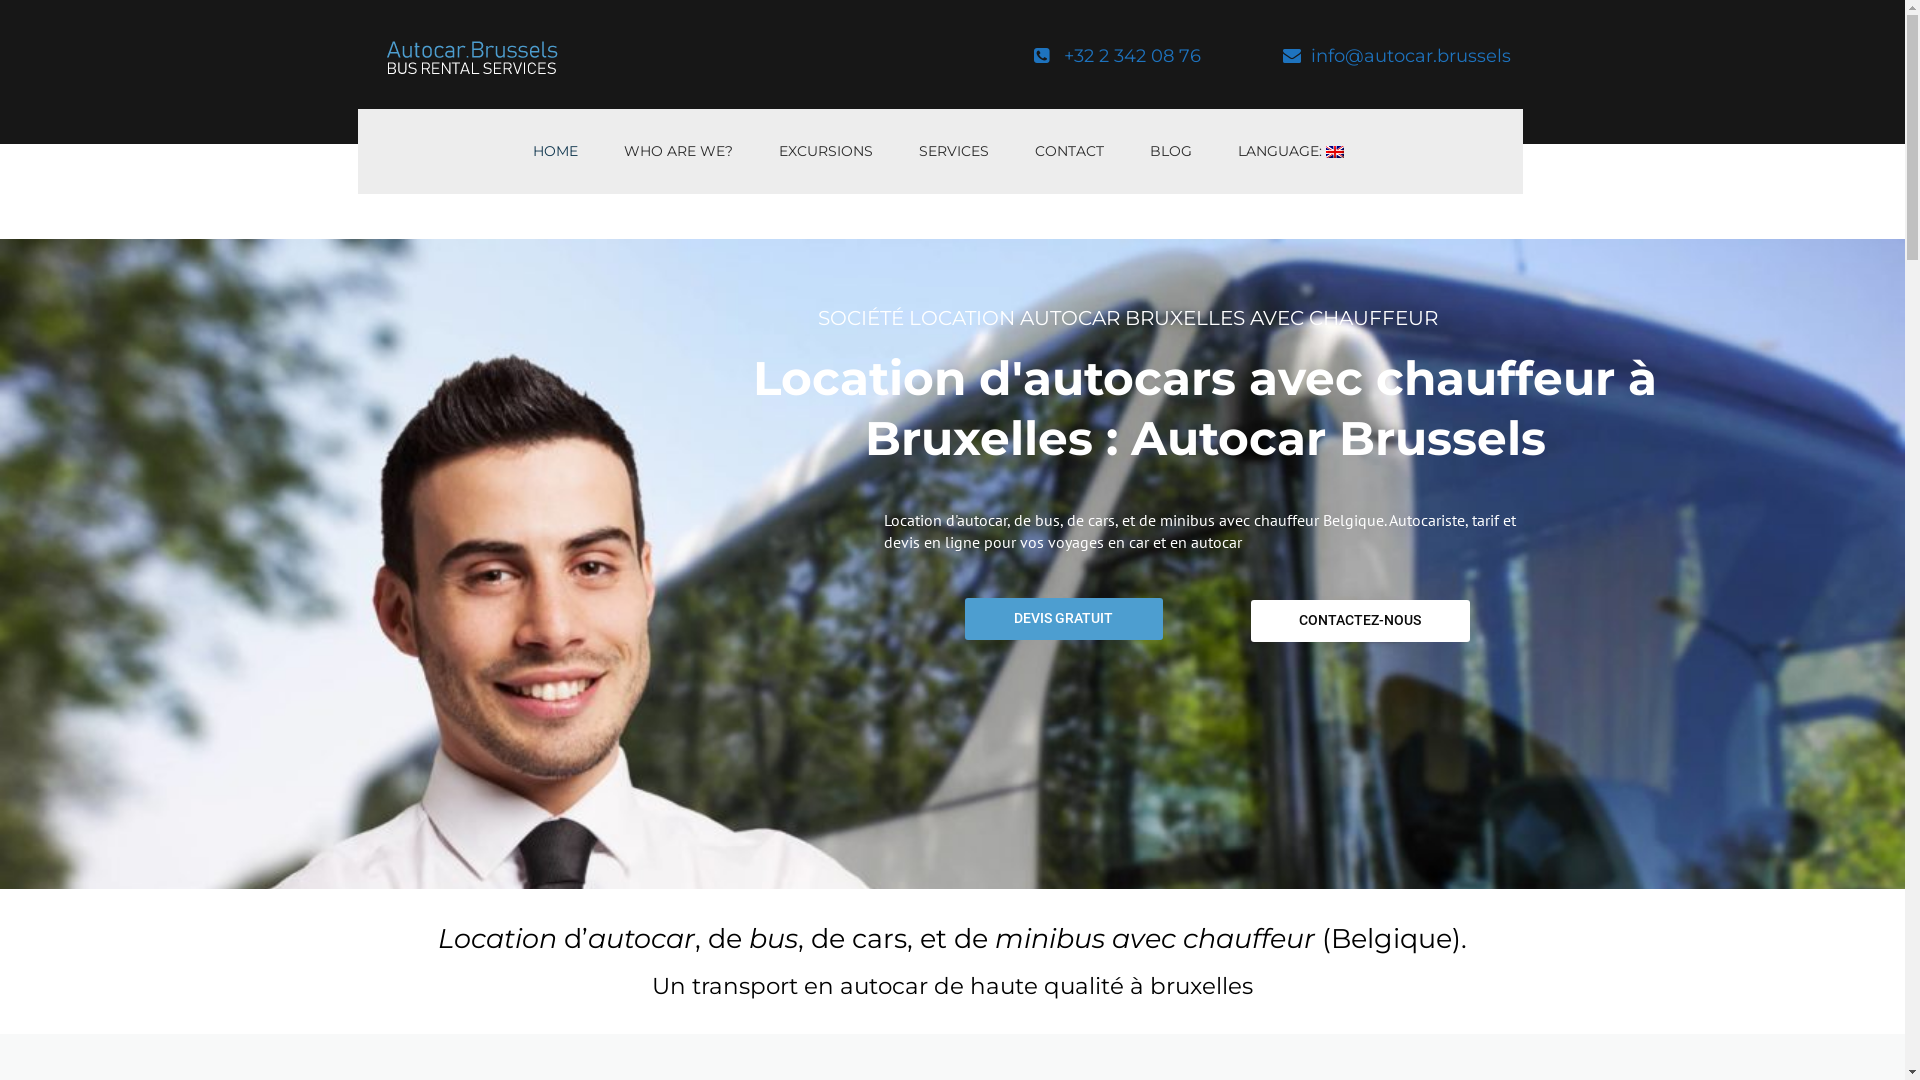 The height and width of the screenshot is (1080, 1920). Describe the element at coordinates (757, 150) in the screenshot. I see `'EXCURSIONS'` at that location.